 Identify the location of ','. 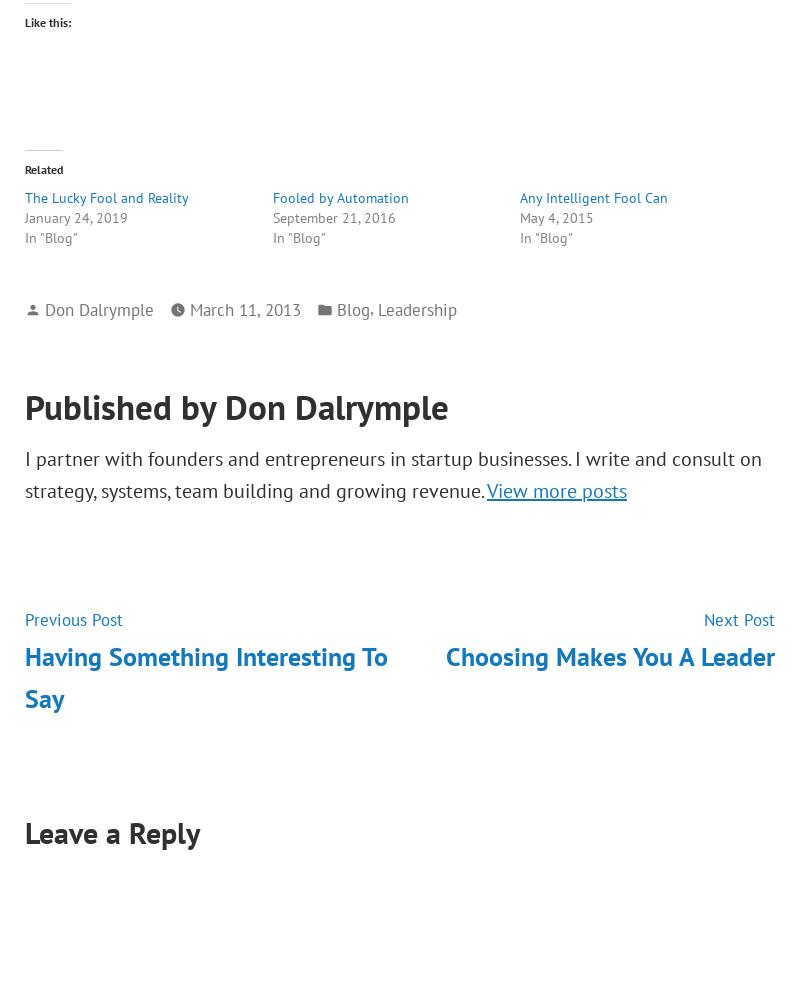
(369, 307).